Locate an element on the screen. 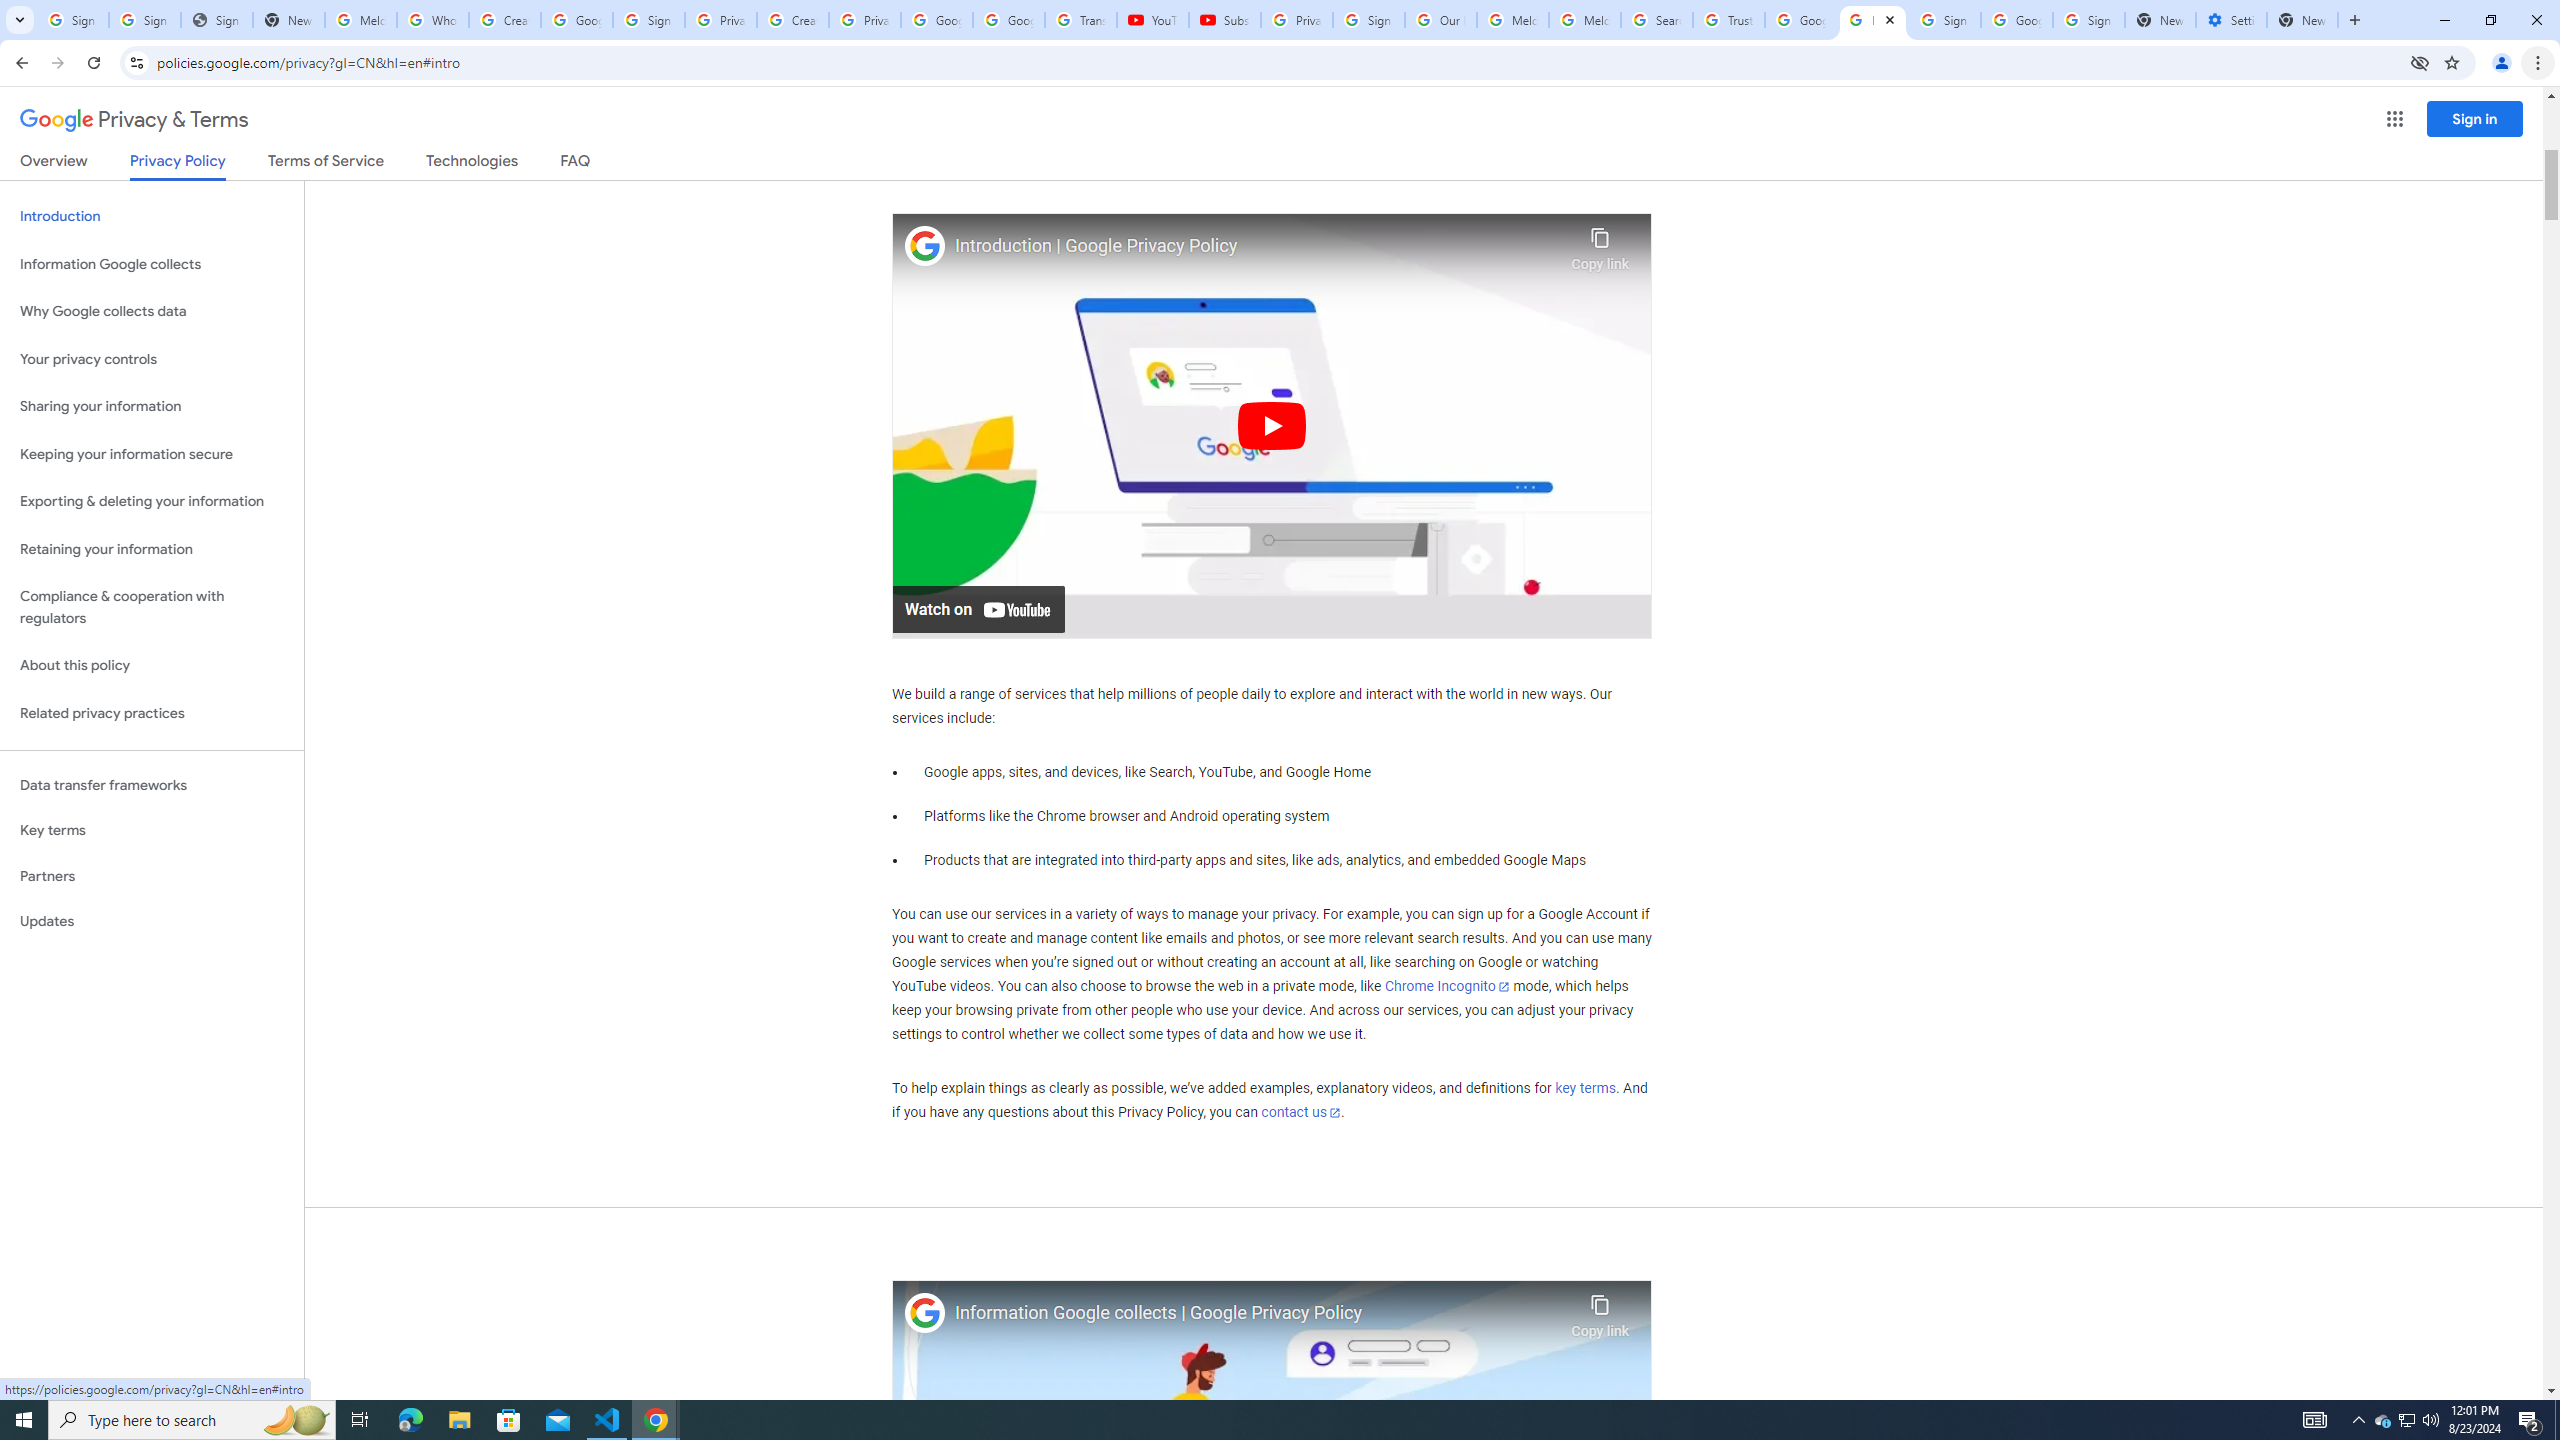  'Watch on YouTube' is located at coordinates (978, 608).